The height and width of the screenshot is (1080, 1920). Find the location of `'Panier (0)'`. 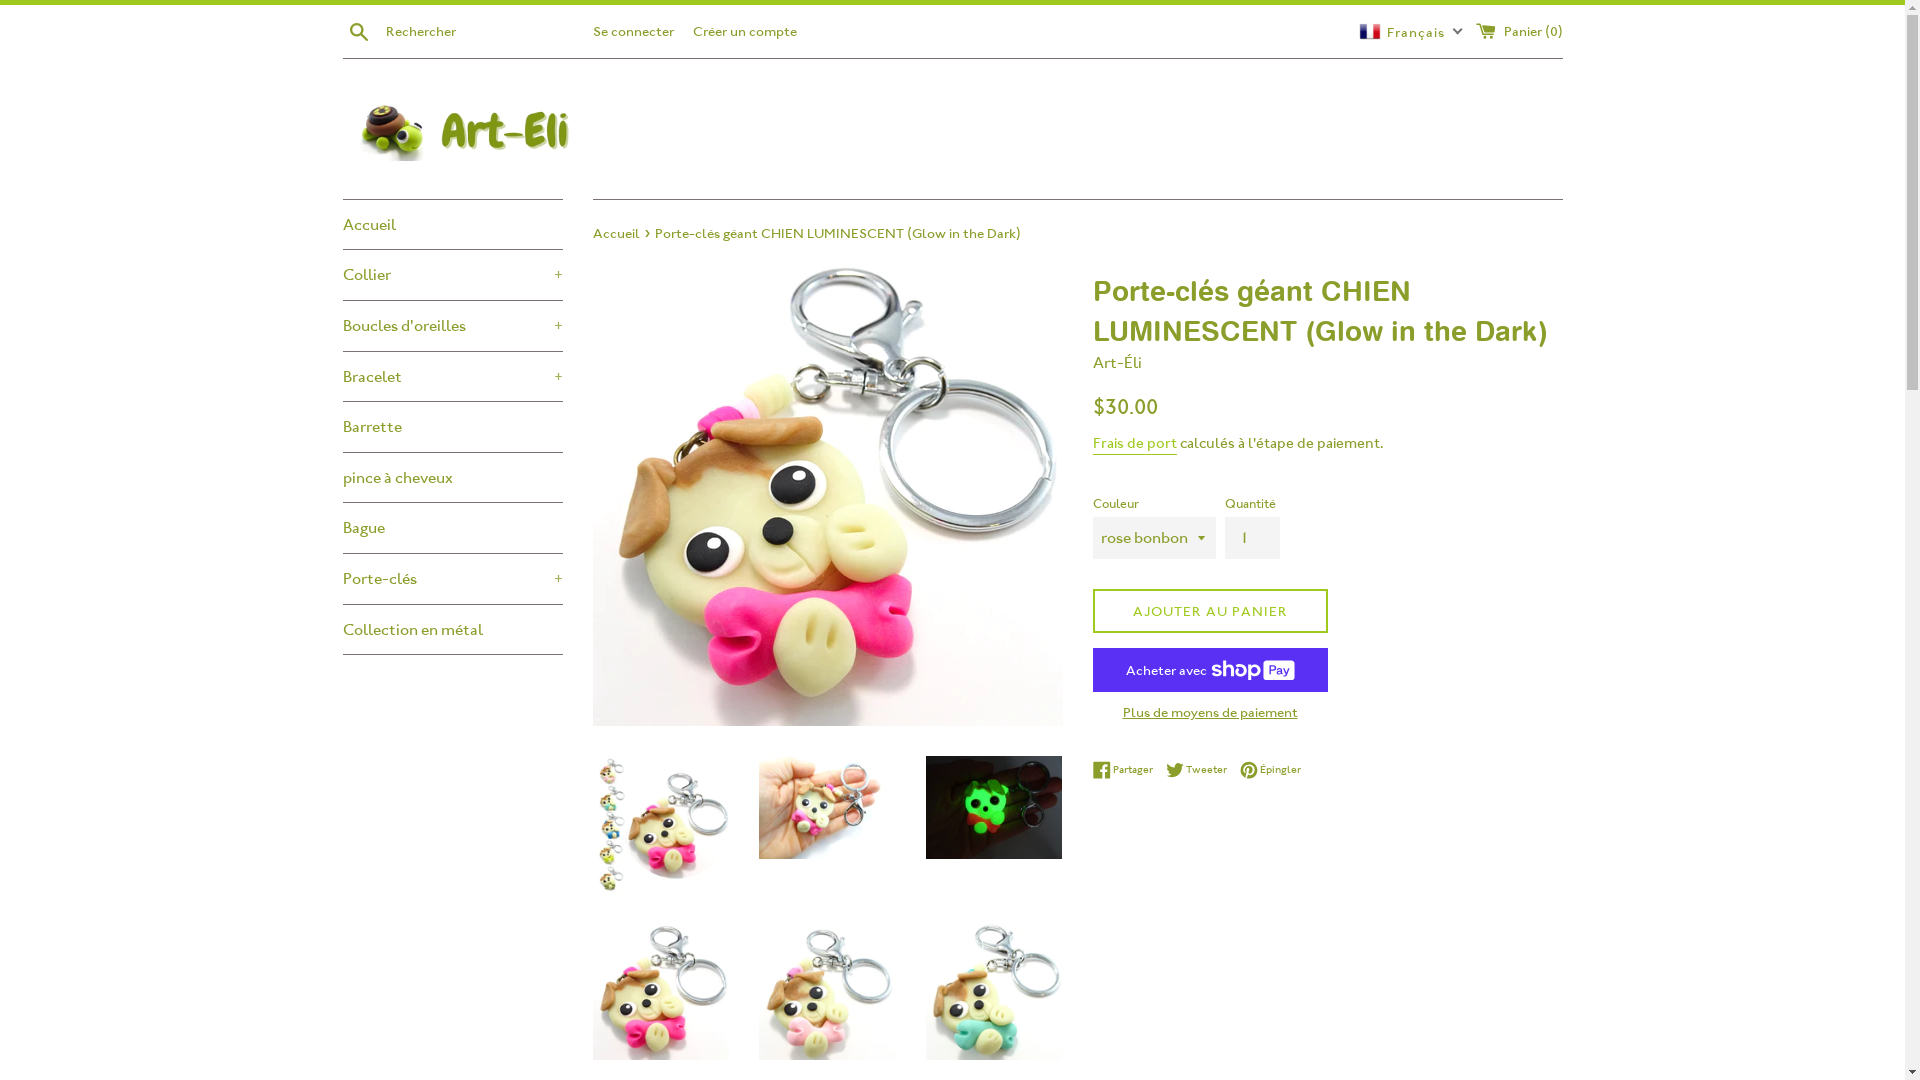

'Panier (0)' is located at coordinates (1519, 30).